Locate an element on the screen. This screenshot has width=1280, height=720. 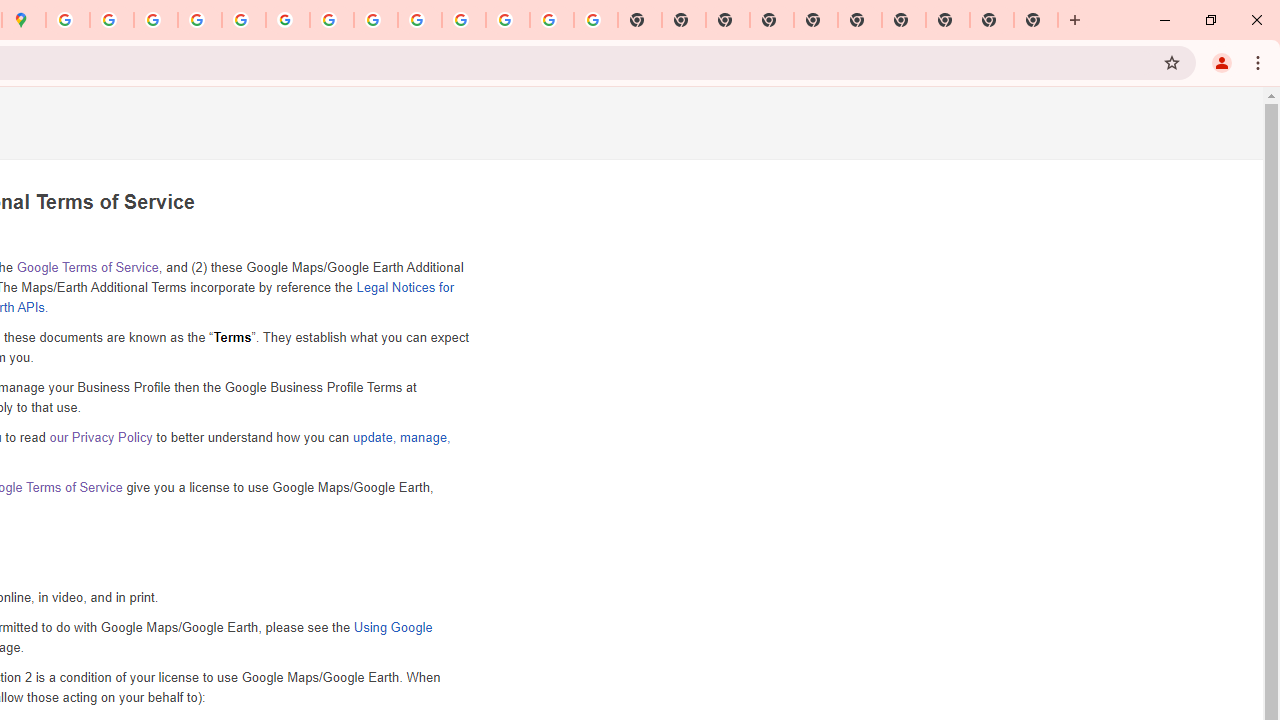
'our Privacy Policy' is located at coordinates (100, 436).